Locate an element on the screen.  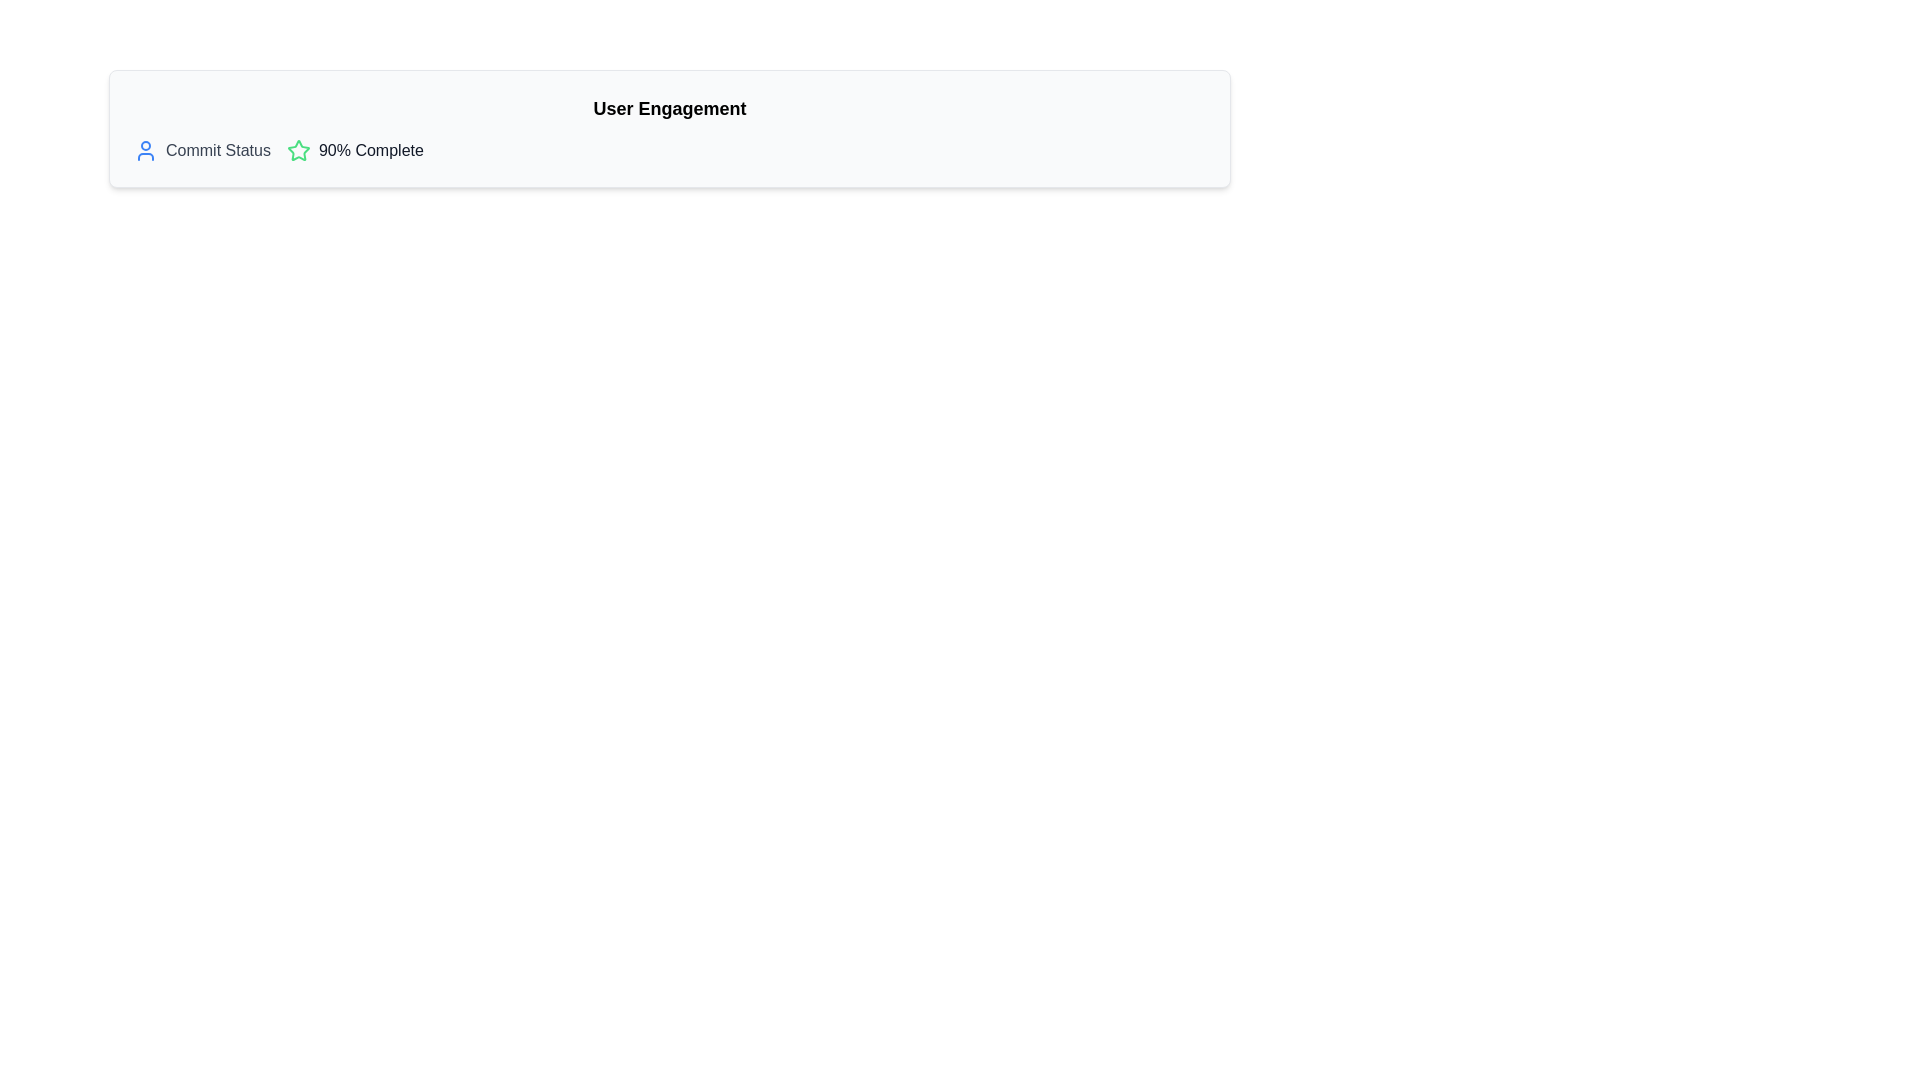
the star icon with a green outline and hollow center, which is positioned to the left of '90% Complete' and right after 'Commit Status' is located at coordinates (297, 149).